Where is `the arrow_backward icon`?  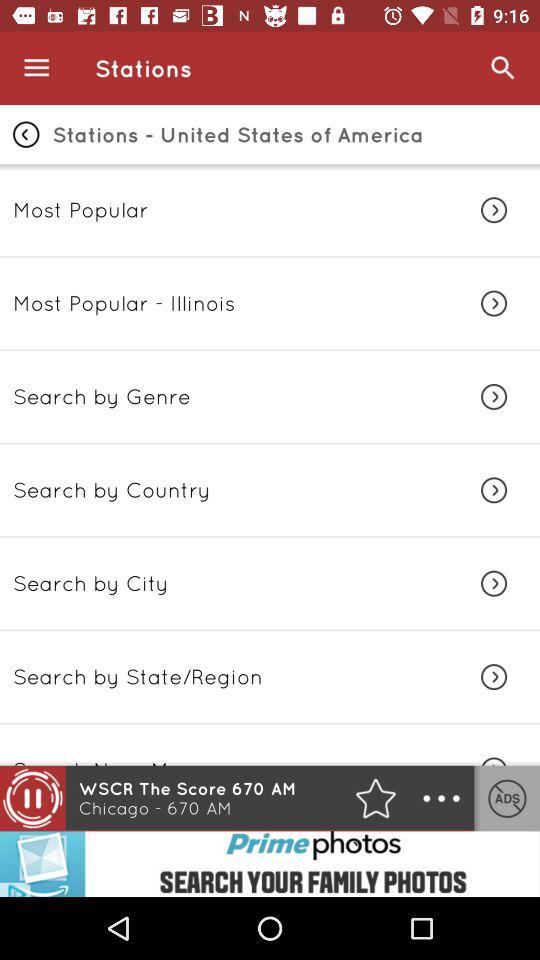 the arrow_backward icon is located at coordinates (25, 133).